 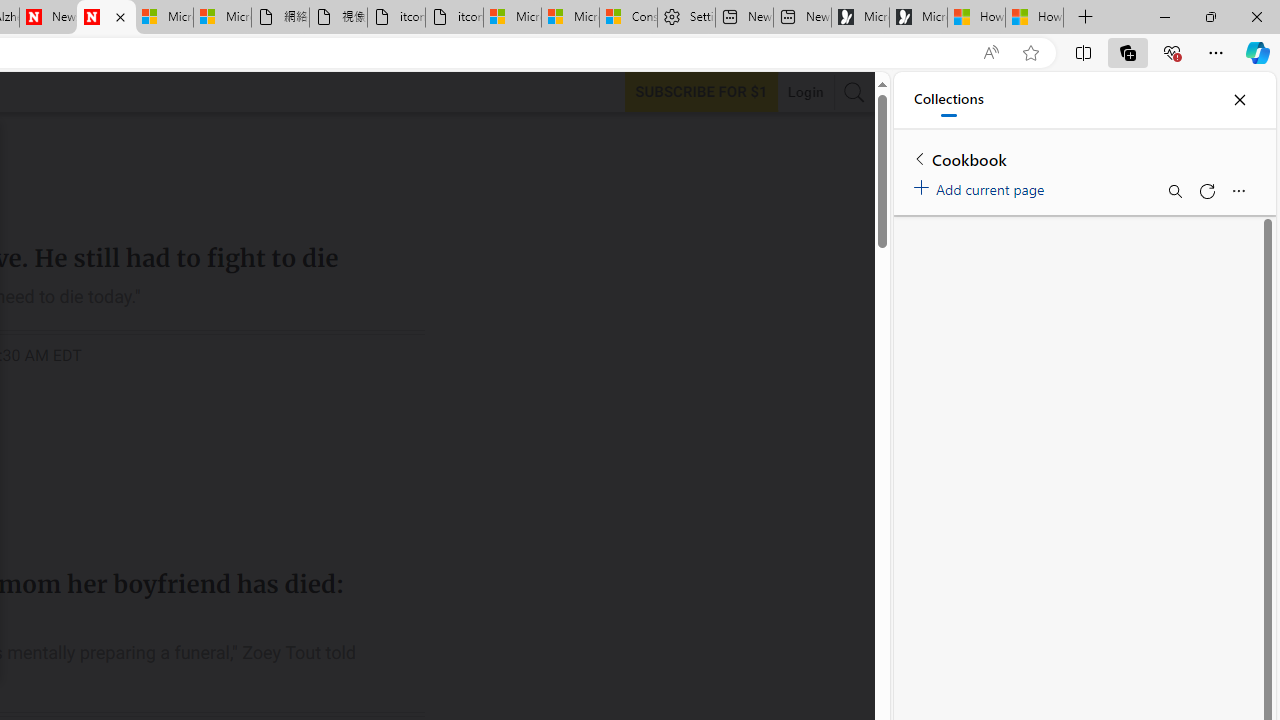 I want to click on 'Add current page', so click(x=983, y=186).